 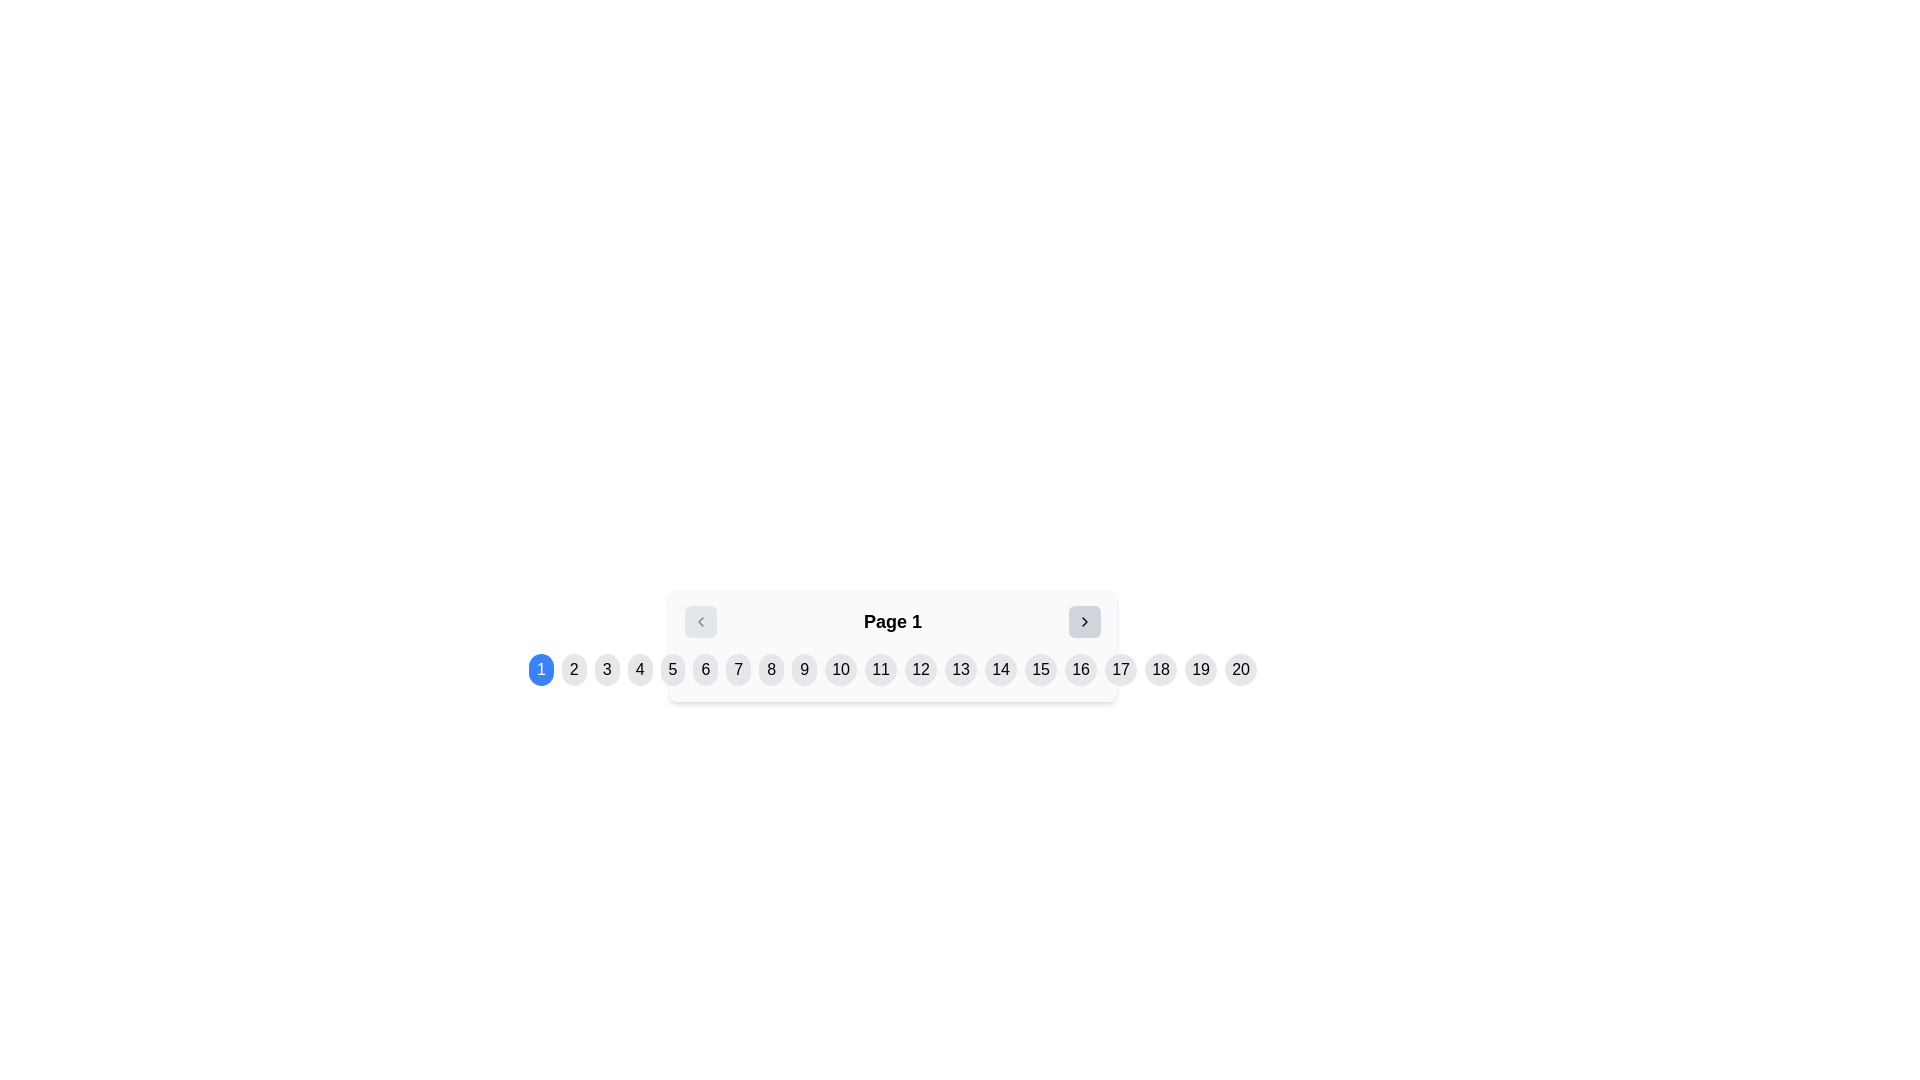 I want to click on the 11th circular pagination button, which is colored blue and located at the bottom-center of the interface, for interactive feedback, so click(x=891, y=670).